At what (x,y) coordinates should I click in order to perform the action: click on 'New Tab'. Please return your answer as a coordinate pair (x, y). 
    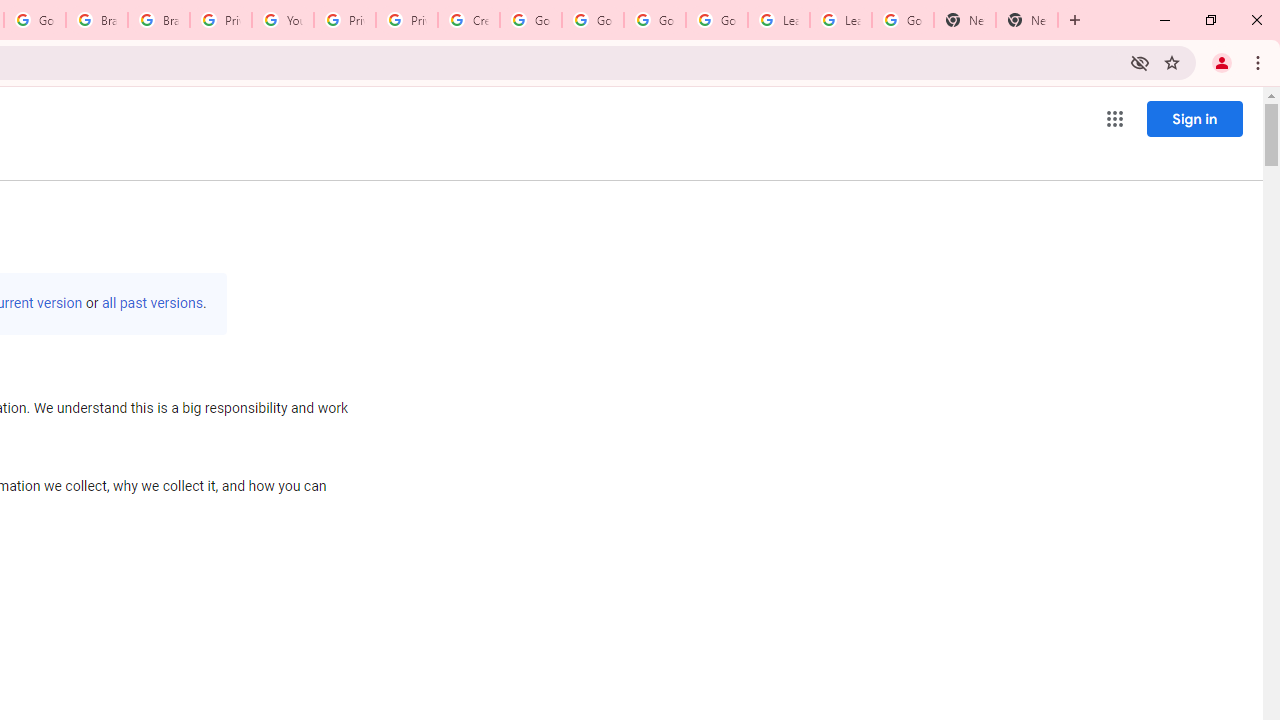
    Looking at the image, I should click on (965, 20).